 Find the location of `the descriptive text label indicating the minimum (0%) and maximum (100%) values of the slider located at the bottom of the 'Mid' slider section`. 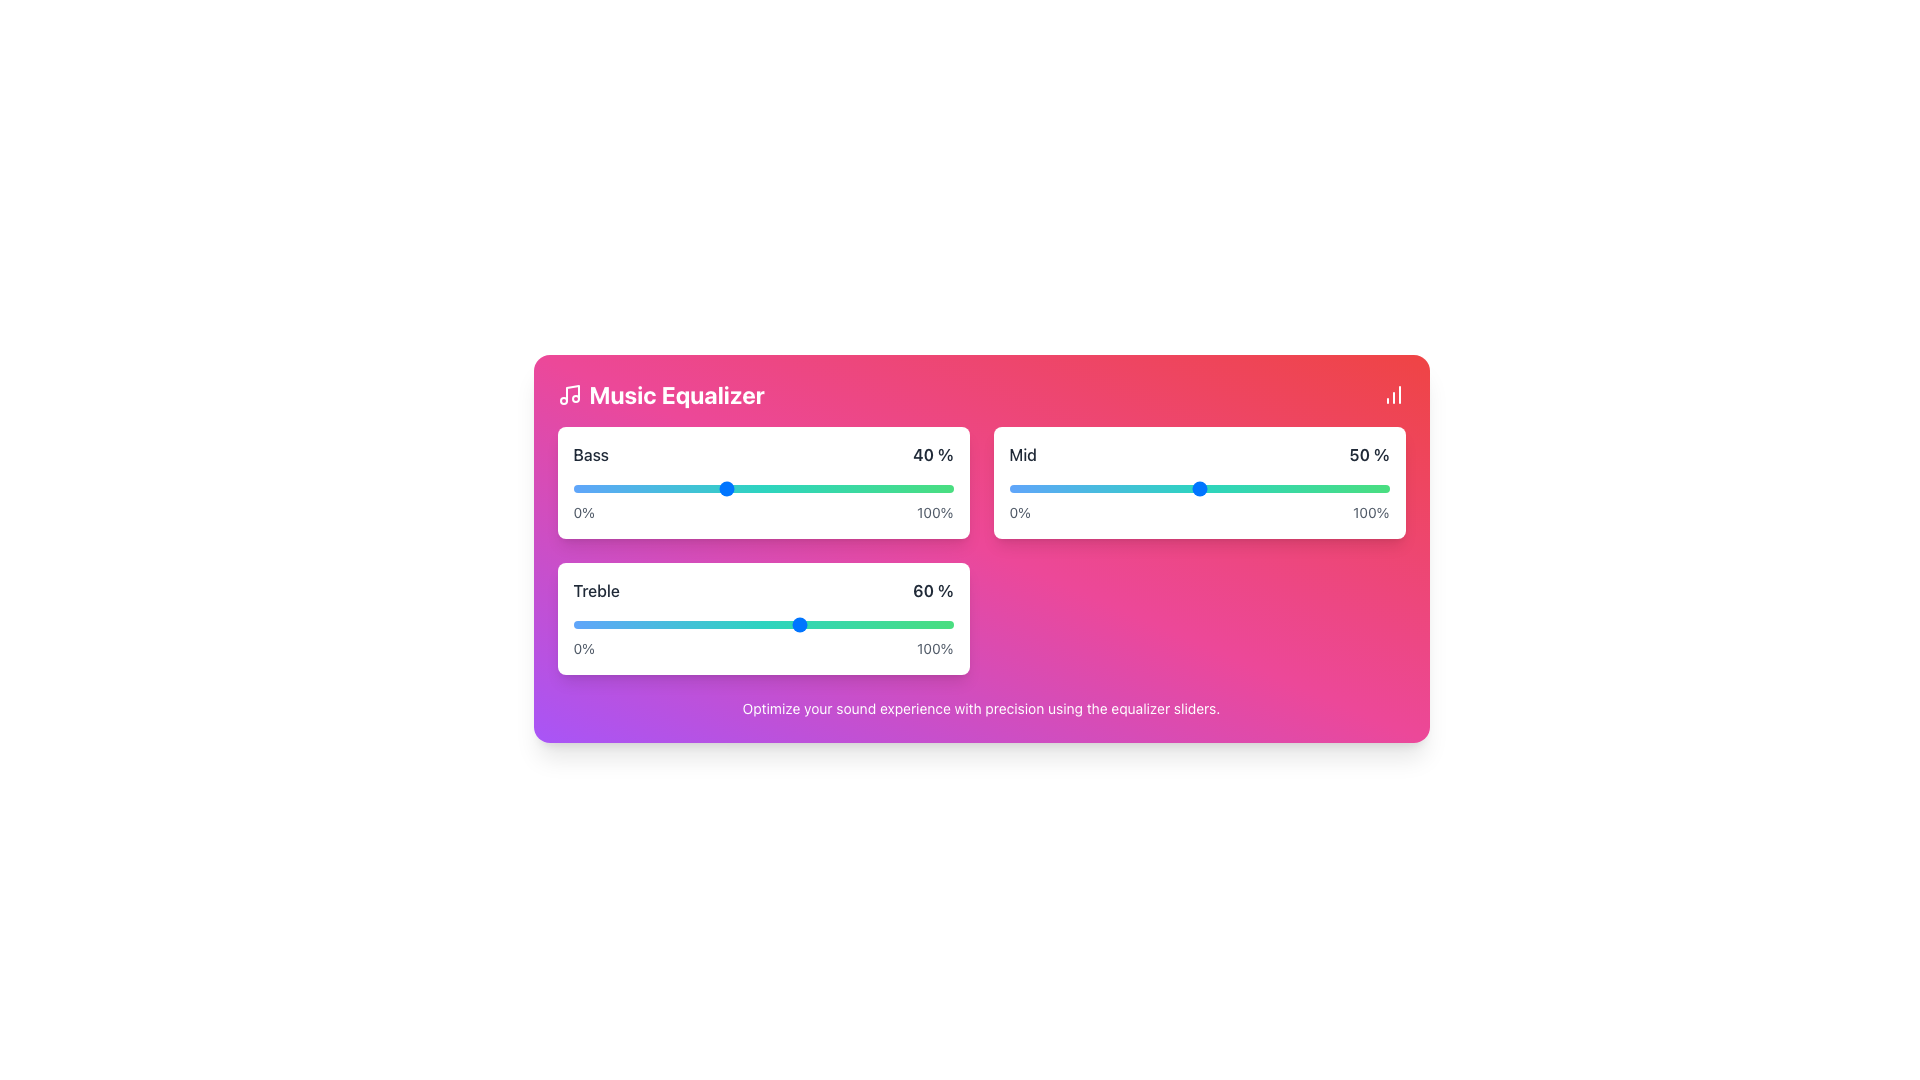

the descriptive text label indicating the minimum (0%) and maximum (100%) values of the slider located at the bottom of the 'Mid' slider section is located at coordinates (1199, 512).